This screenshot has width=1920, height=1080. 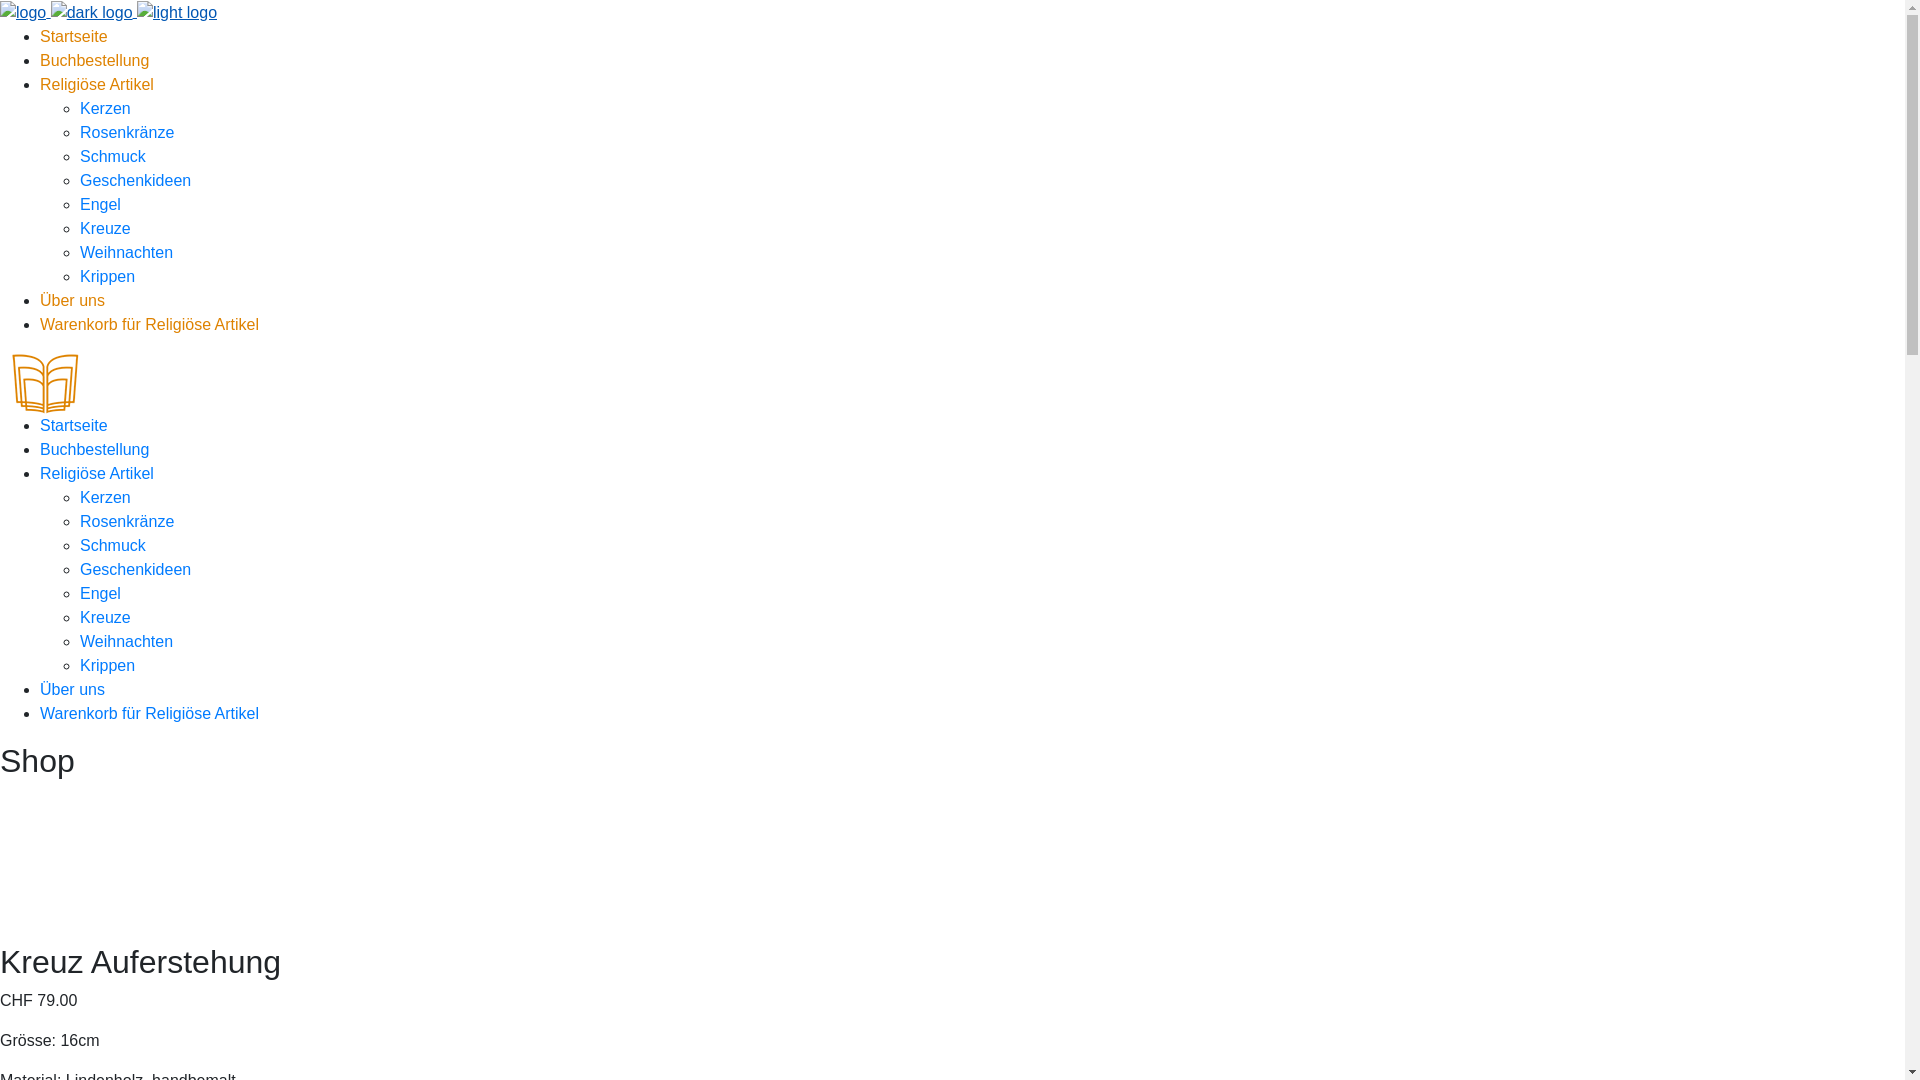 I want to click on 'Weihnachten', so click(x=125, y=641).